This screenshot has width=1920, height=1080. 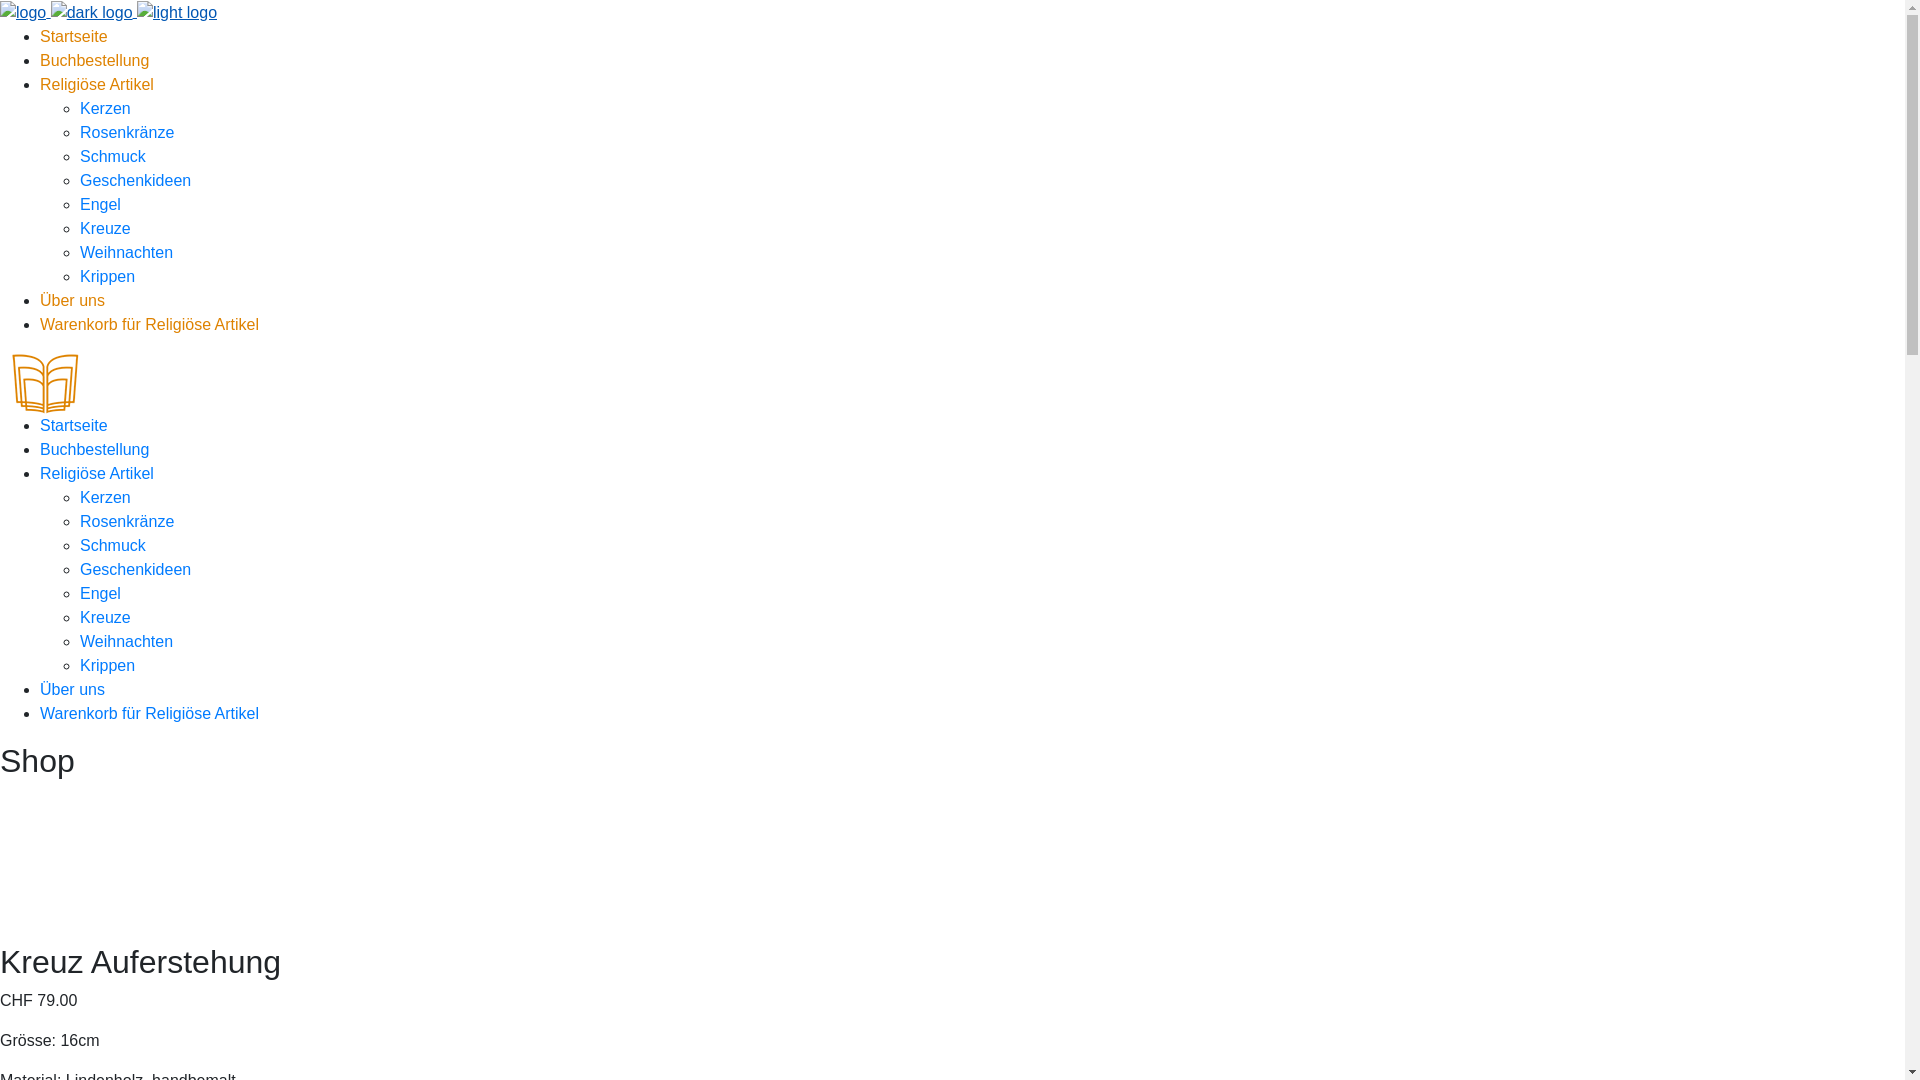 I want to click on 'Weihnachten', so click(x=125, y=641).